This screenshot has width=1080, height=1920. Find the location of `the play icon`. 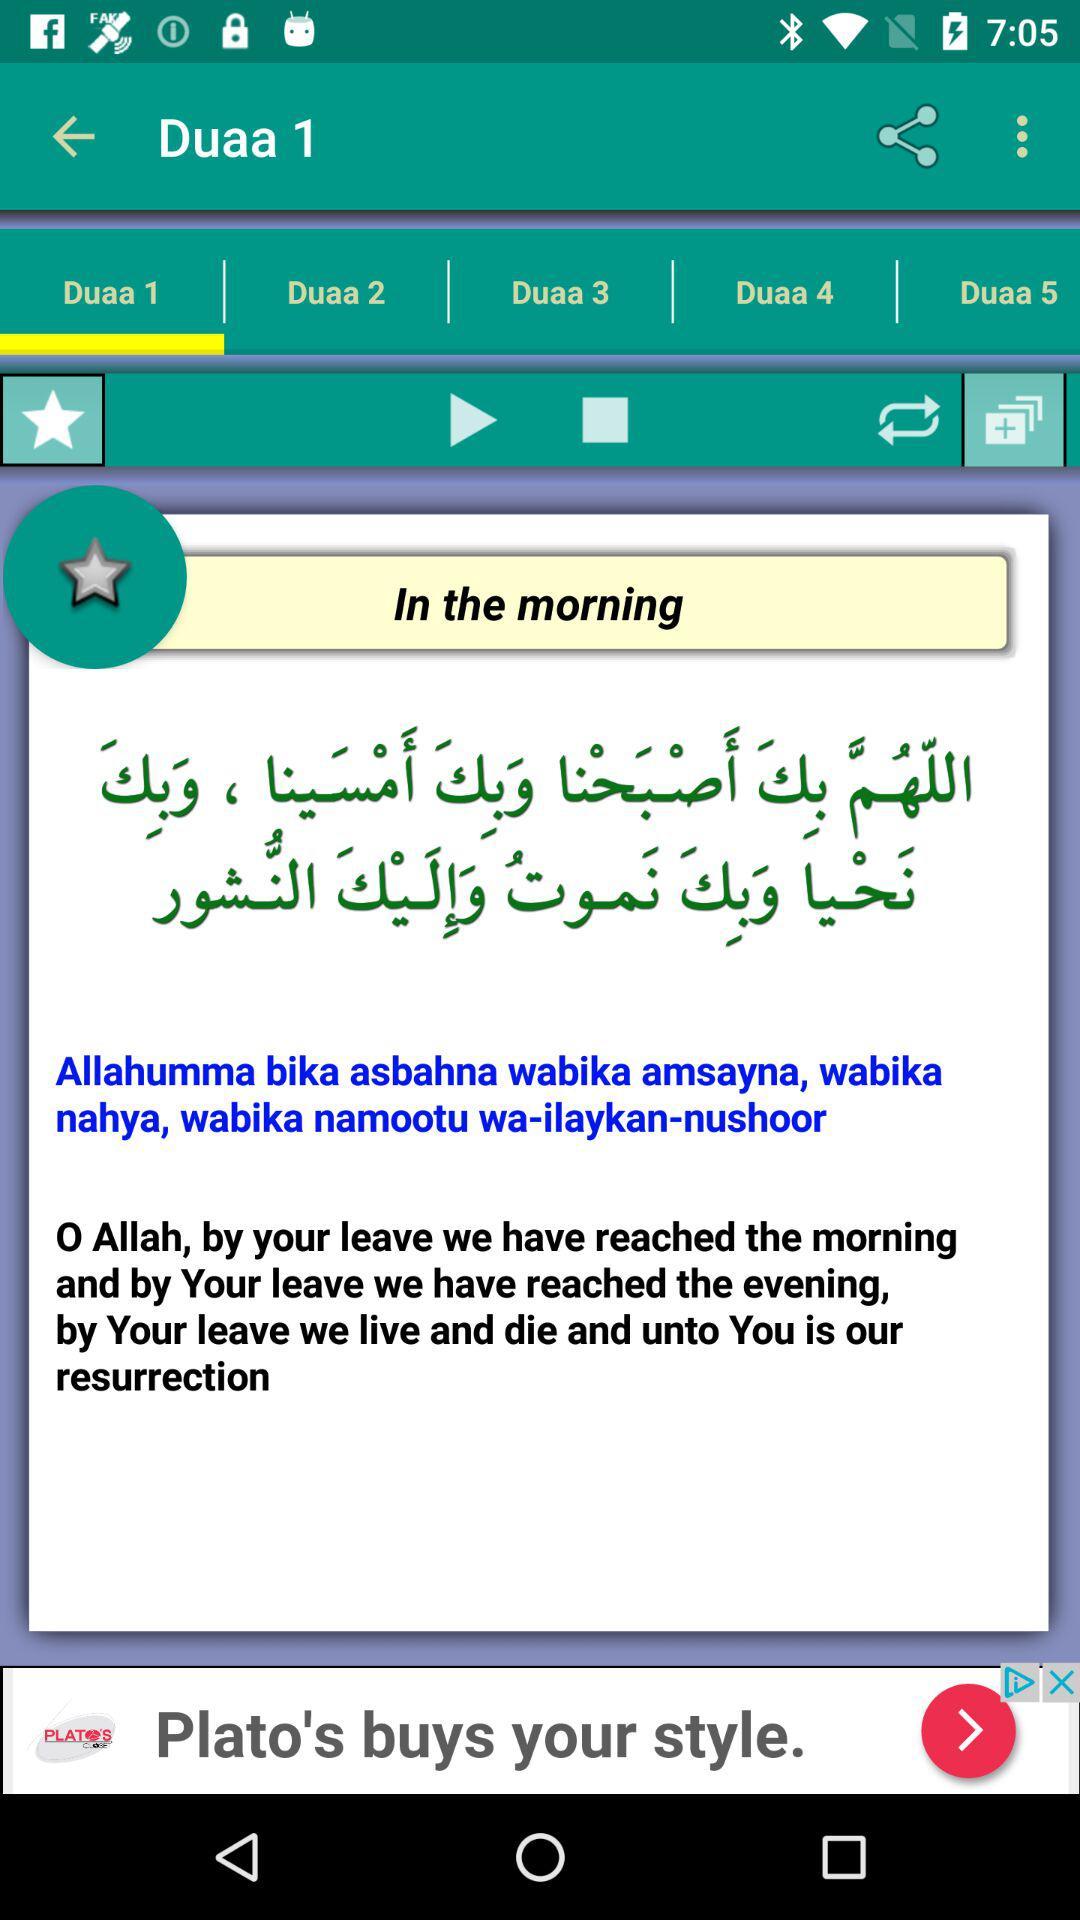

the play icon is located at coordinates (474, 419).